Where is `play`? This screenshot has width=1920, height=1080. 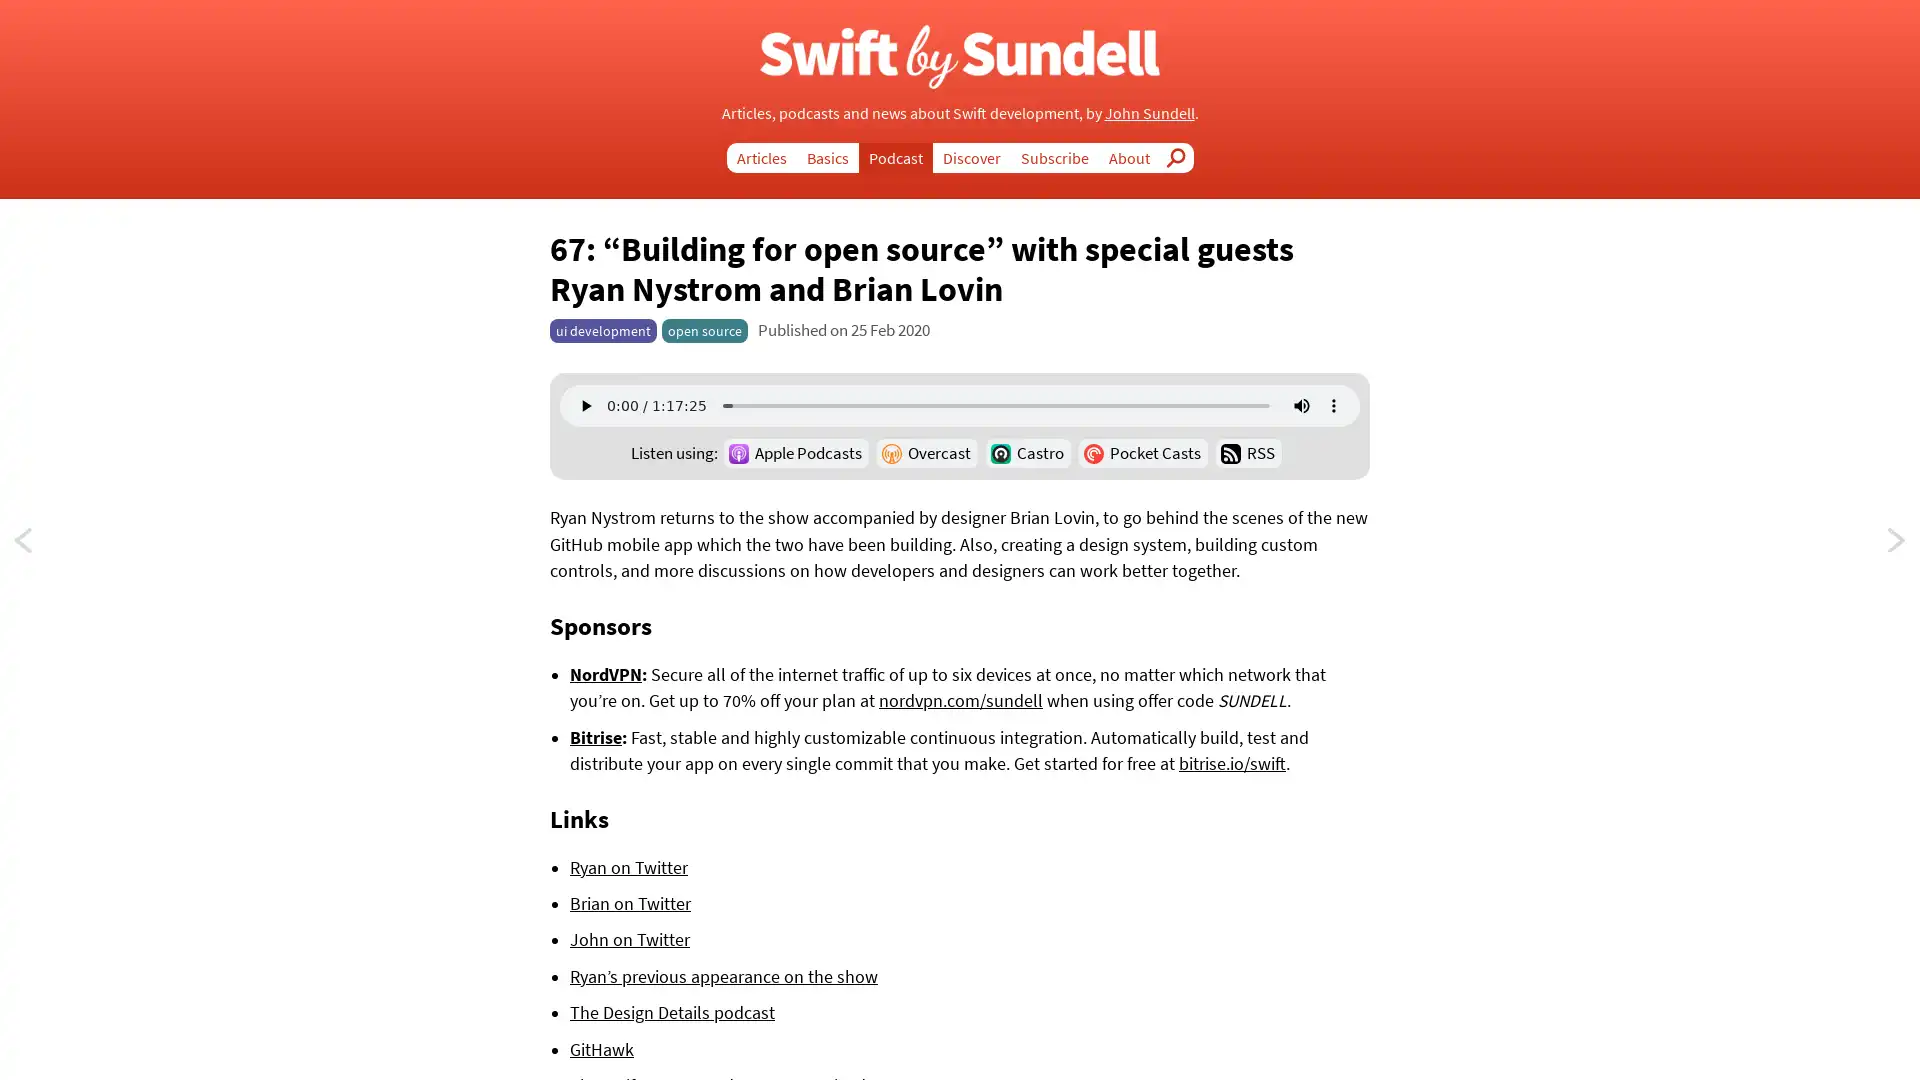
play is located at coordinates (584, 405).